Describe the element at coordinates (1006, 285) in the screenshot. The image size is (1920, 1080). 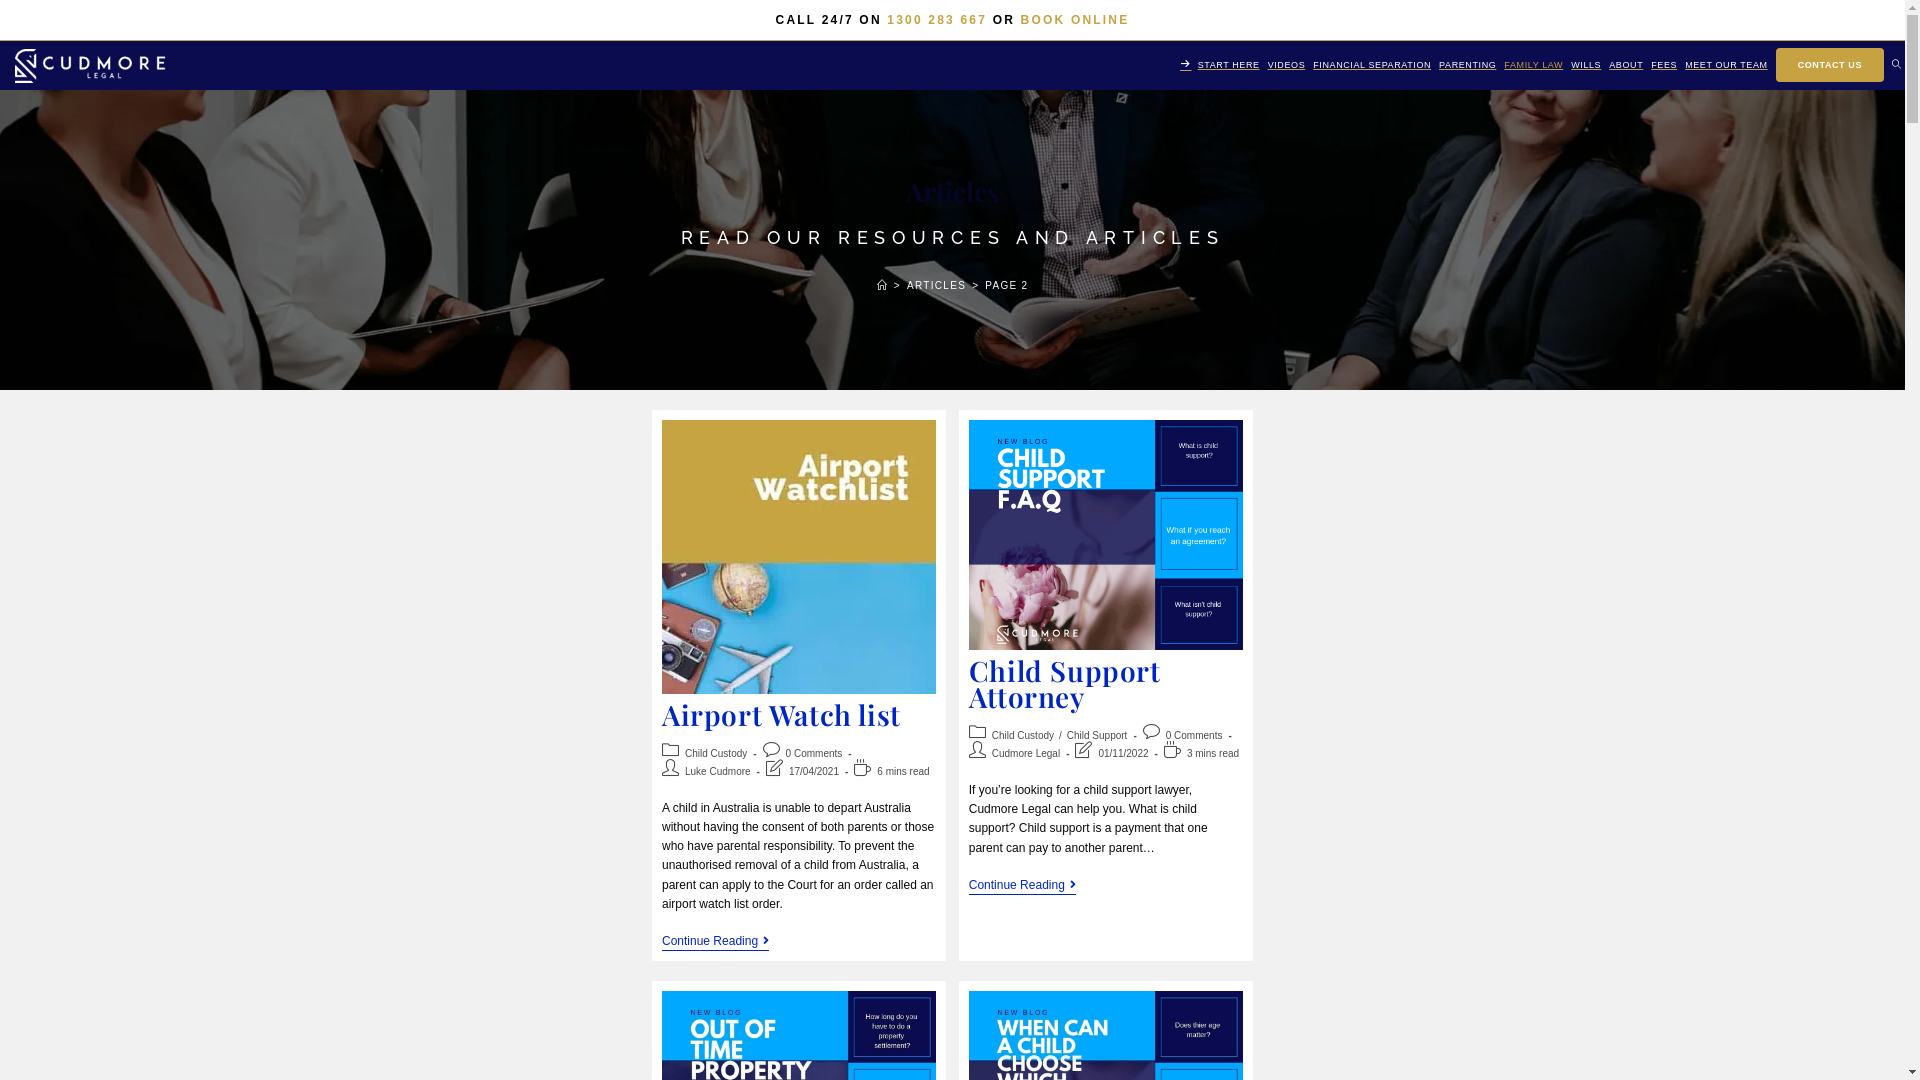
I see `'PAGE 2'` at that location.